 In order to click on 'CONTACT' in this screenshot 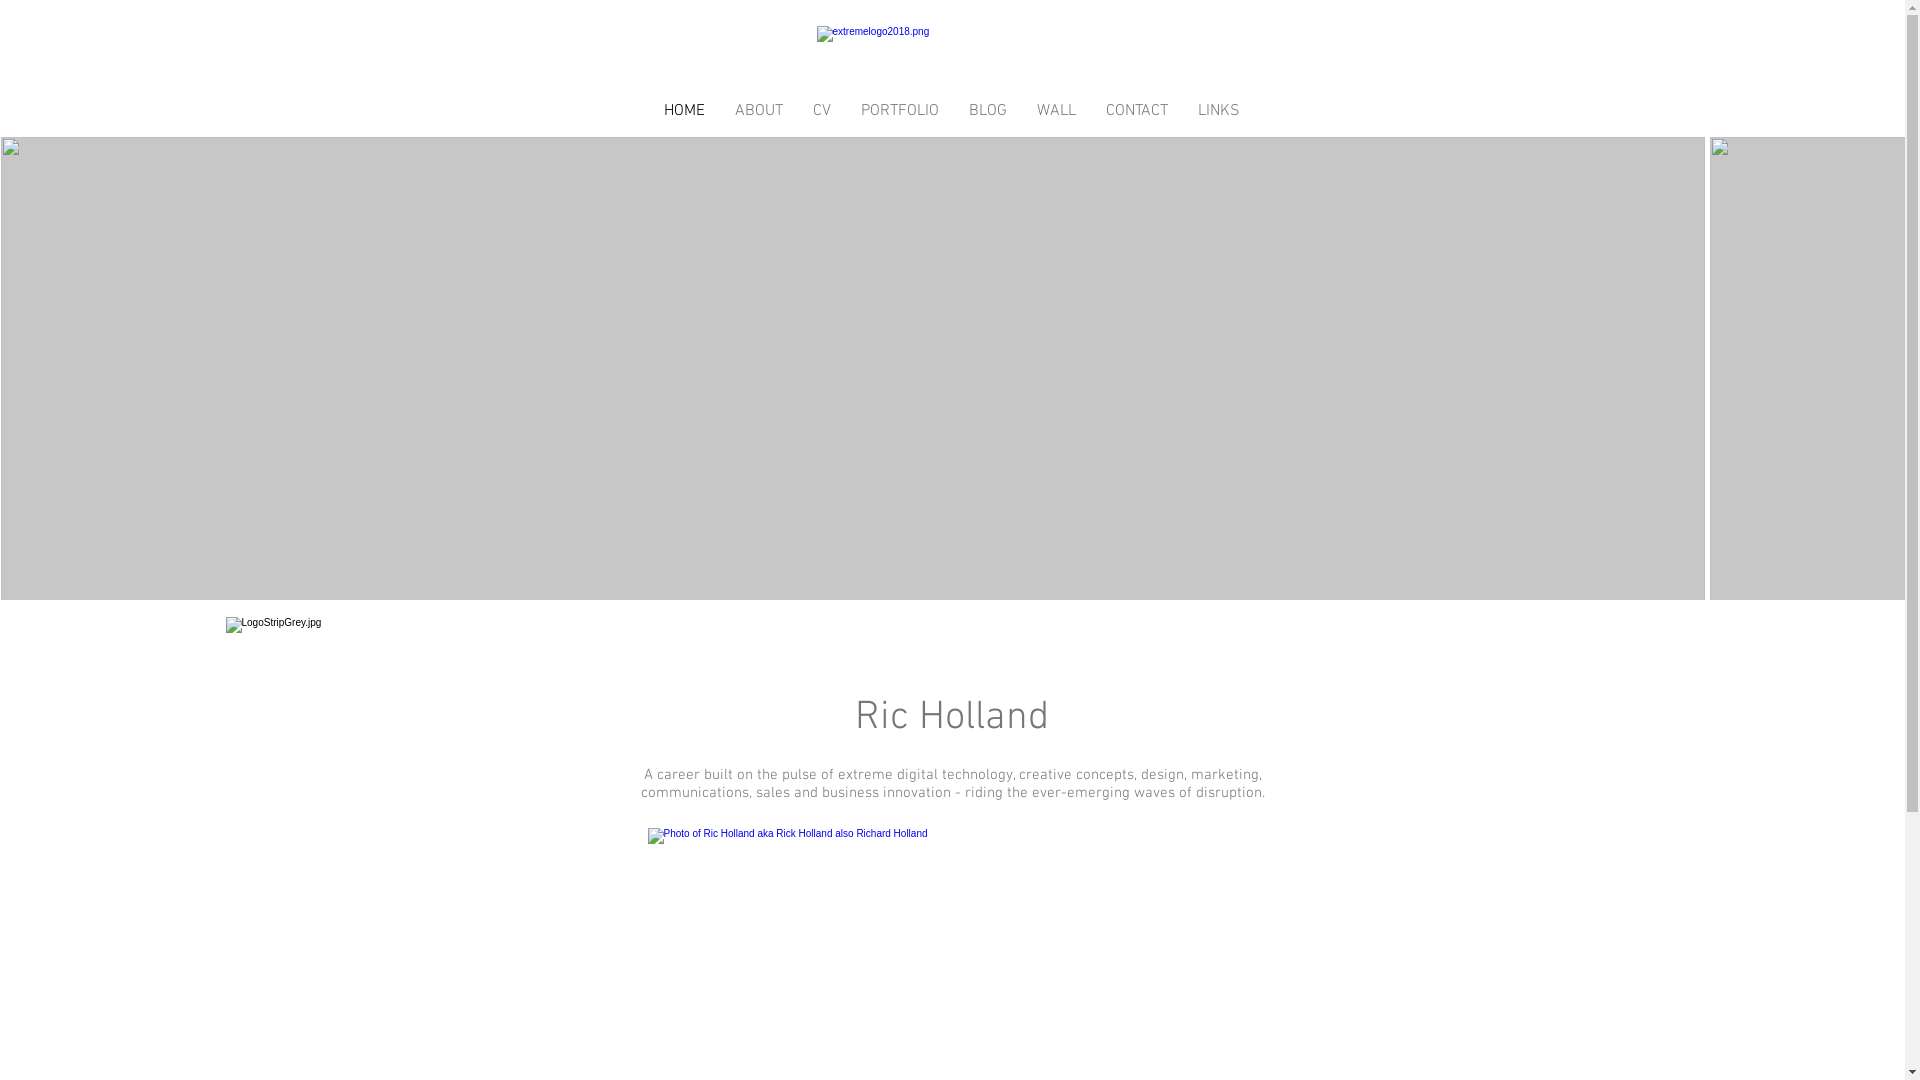, I will do `click(1136, 111)`.